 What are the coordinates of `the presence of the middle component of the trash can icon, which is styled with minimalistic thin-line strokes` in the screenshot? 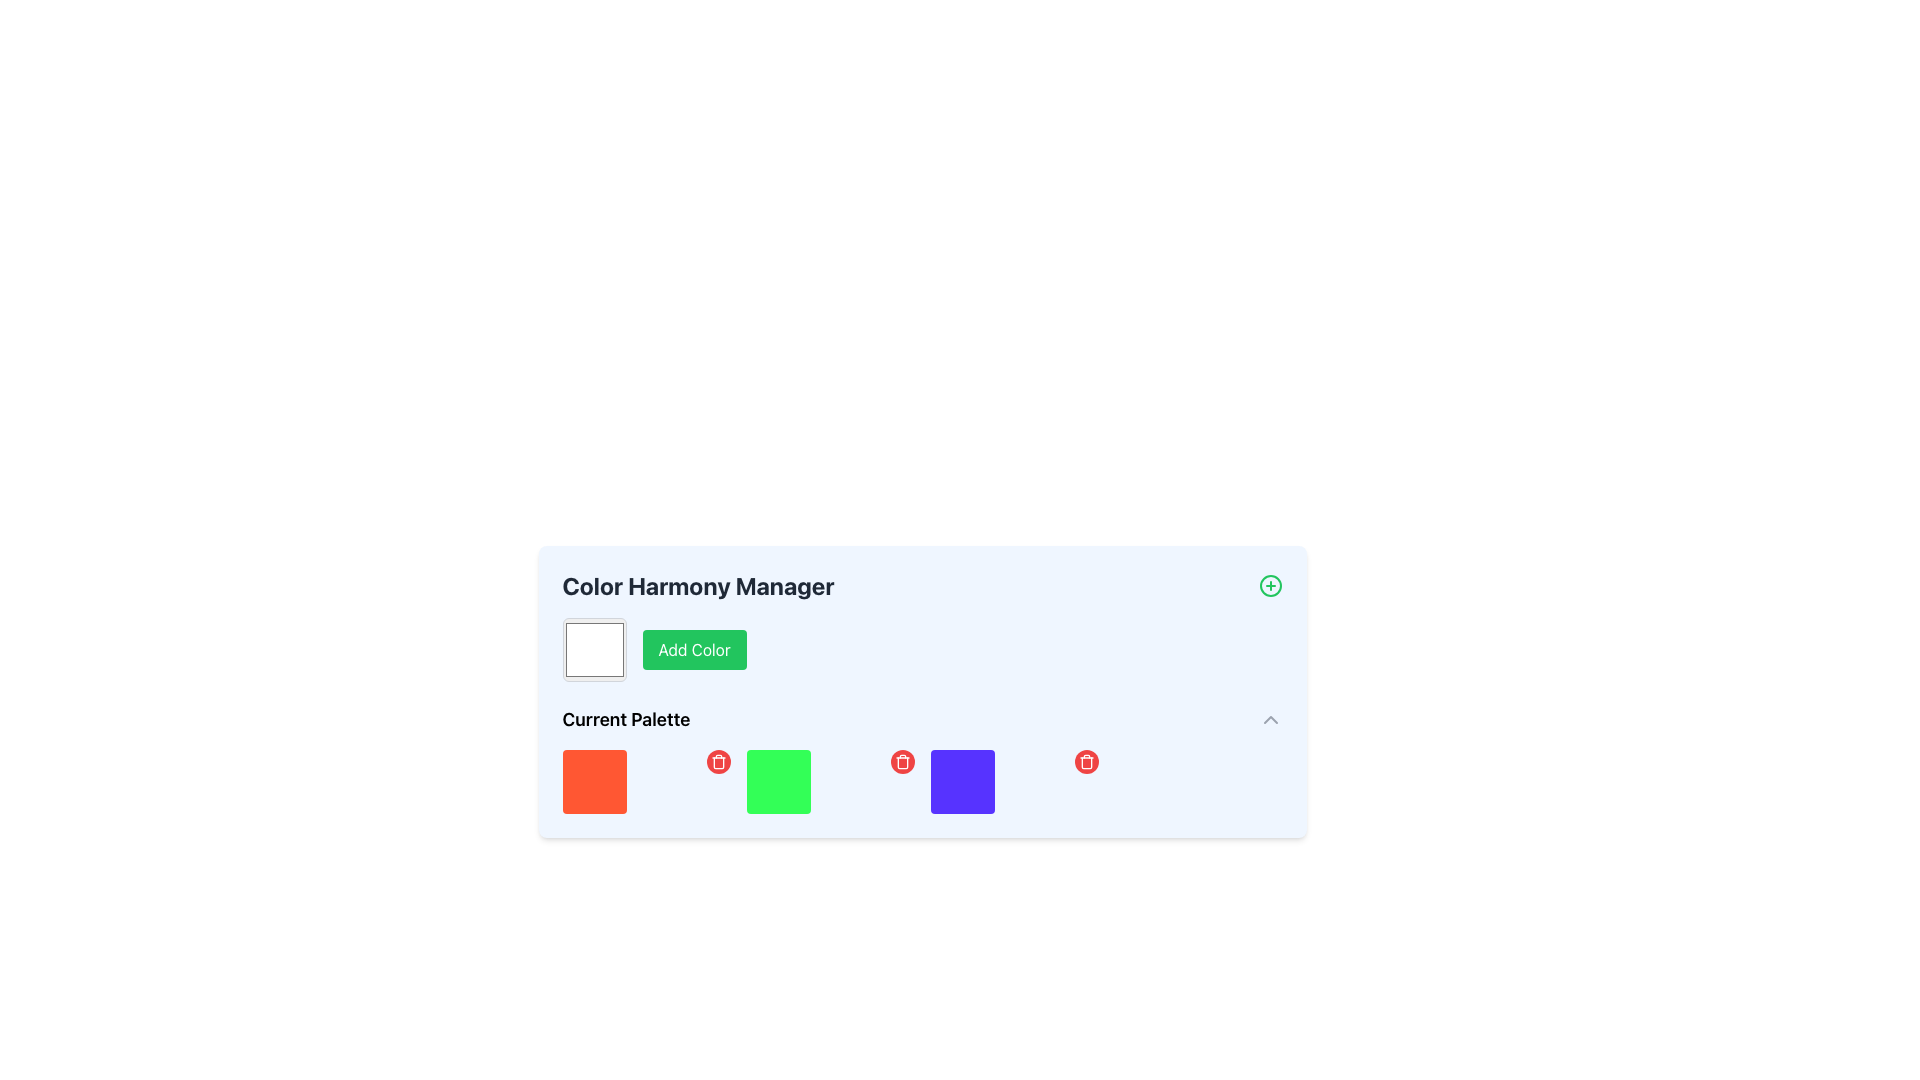 It's located at (901, 763).